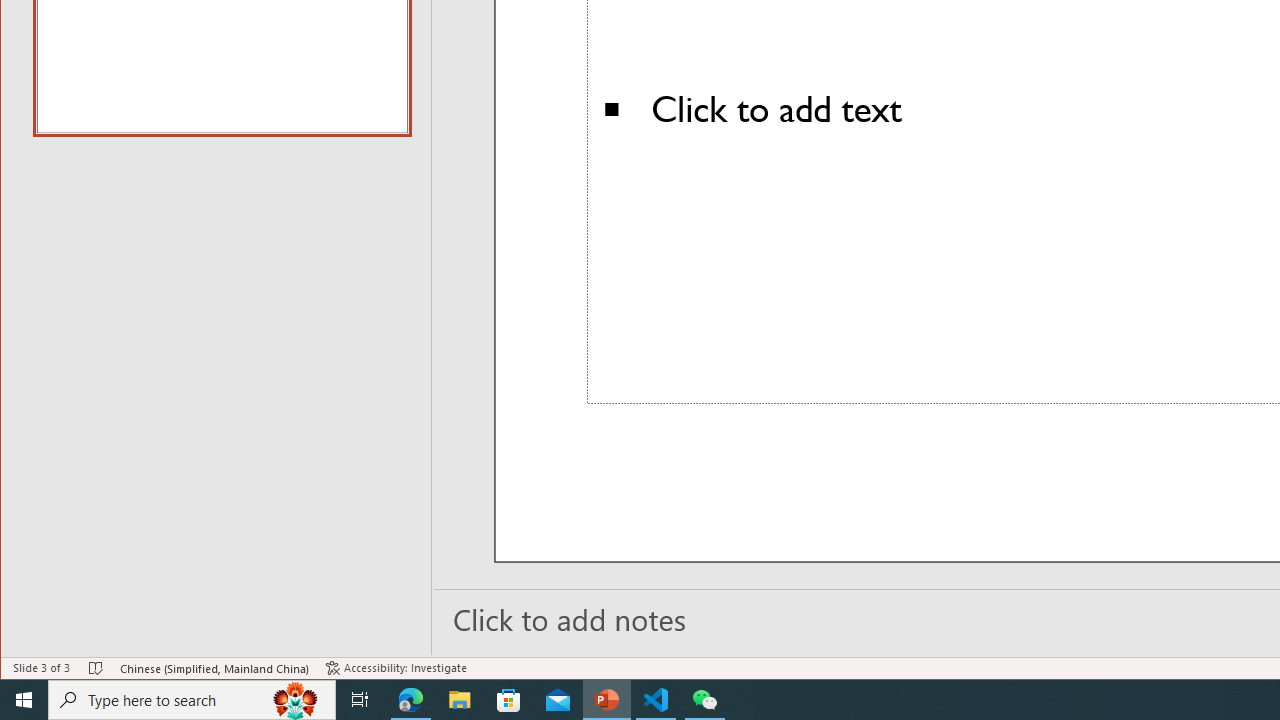 The height and width of the screenshot is (720, 1280). Describe the element at coordinates (656, 698) in the screenshot. I see `'Visual Studio Code - 1 running window'` at that location.